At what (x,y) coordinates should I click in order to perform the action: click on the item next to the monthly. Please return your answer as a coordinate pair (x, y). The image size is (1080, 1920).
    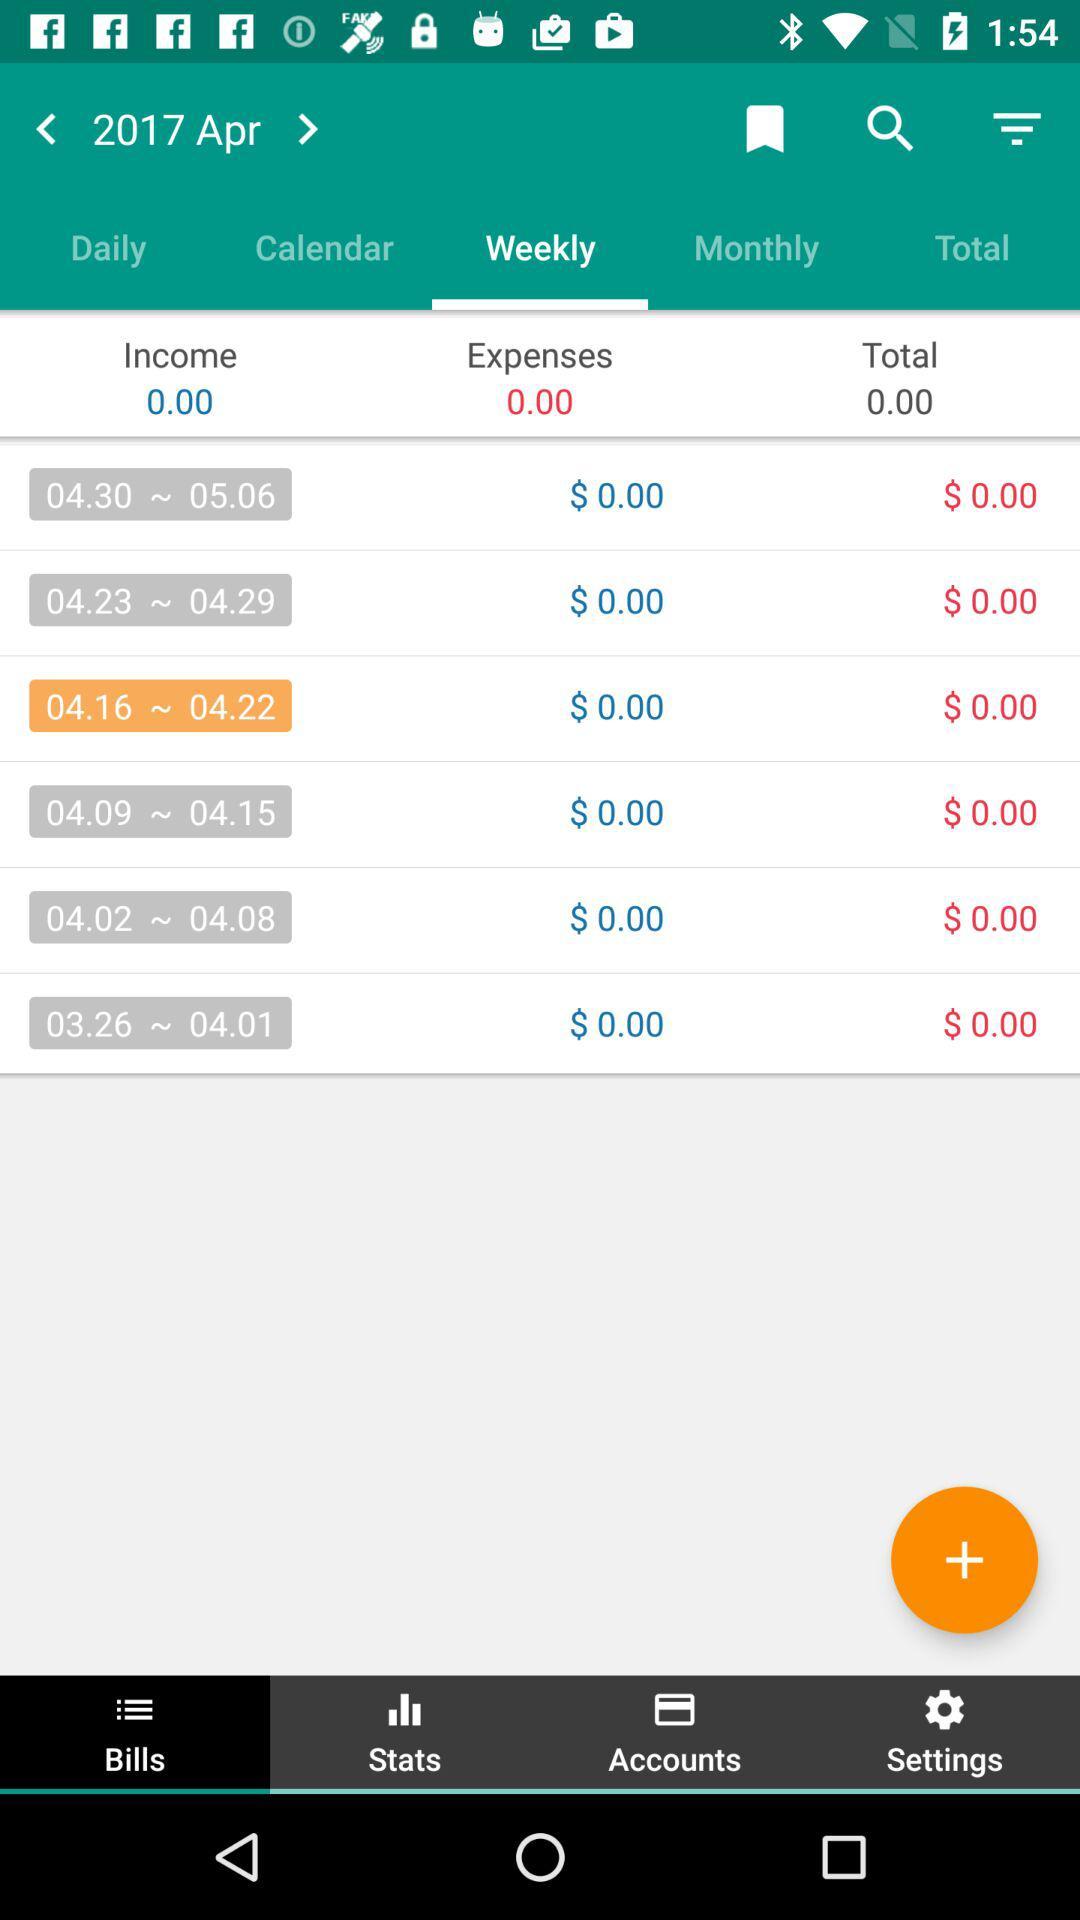
    Looking at the image, I should click on (540, 245).